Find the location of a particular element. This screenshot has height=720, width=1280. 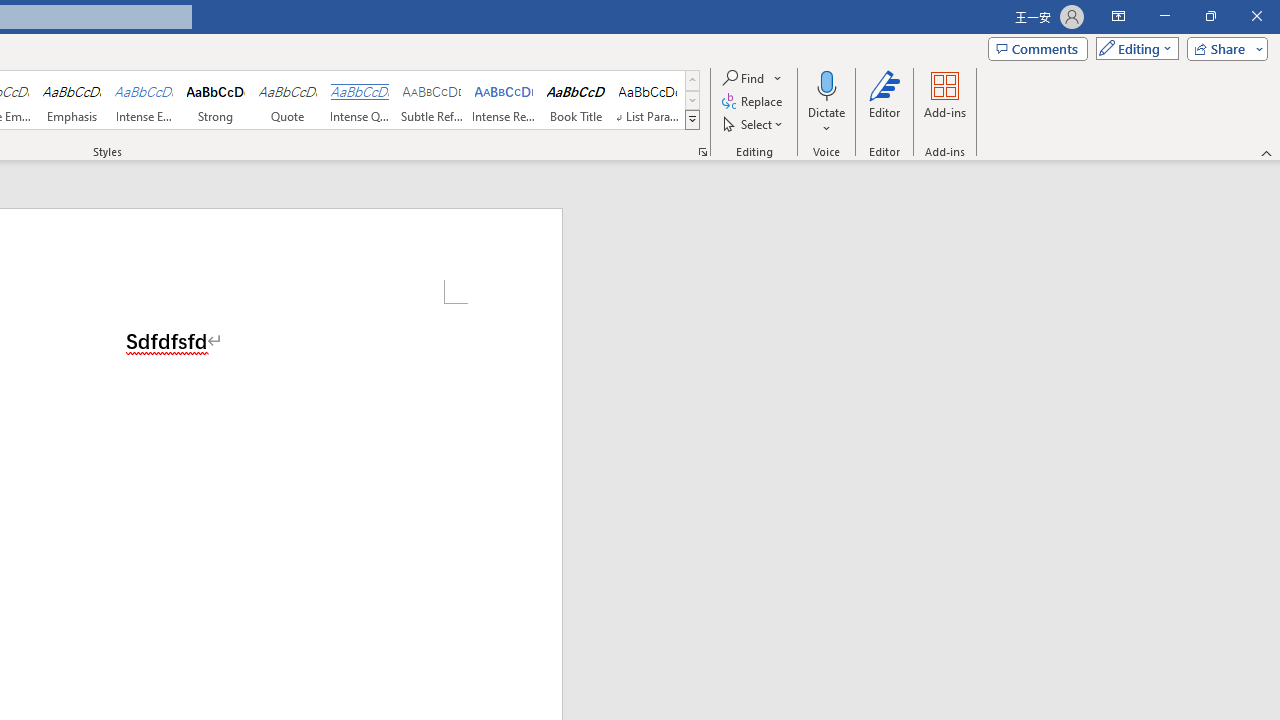

'Intense Emphasis' is located at coordinates (143, 100).